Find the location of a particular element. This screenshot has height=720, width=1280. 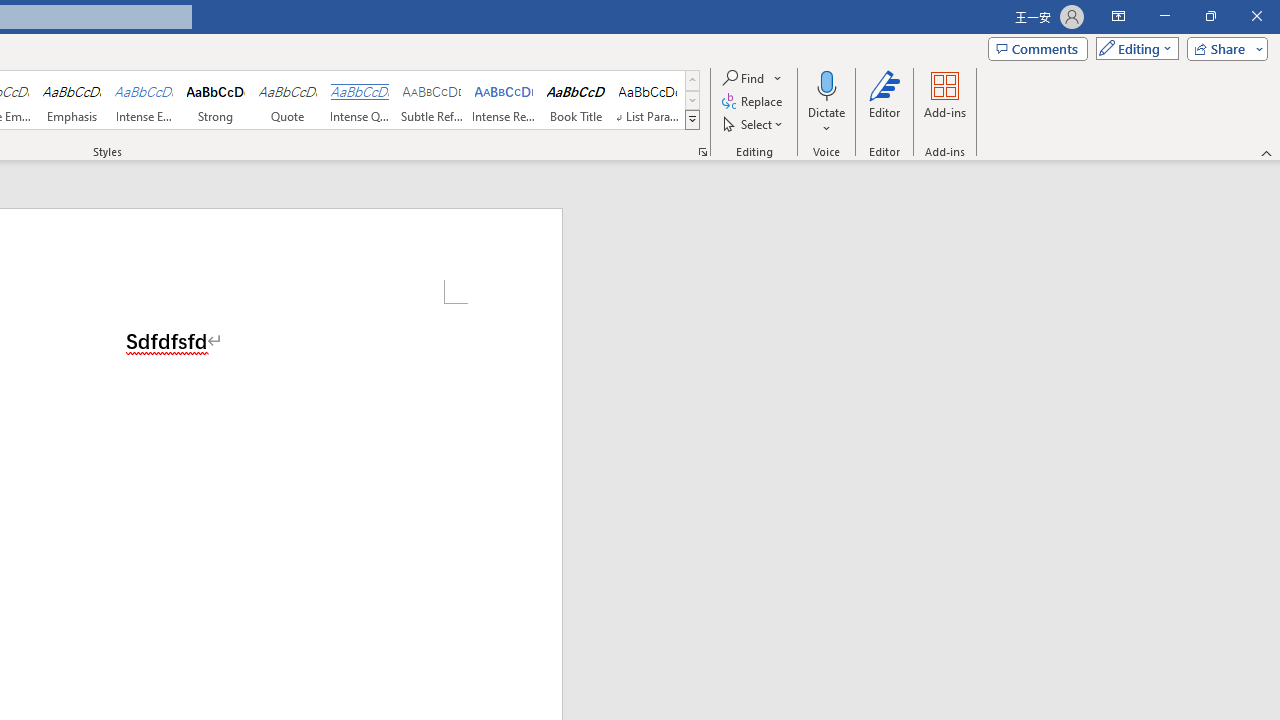

'Intense Emphasis' is located at coordinates (143, 100).